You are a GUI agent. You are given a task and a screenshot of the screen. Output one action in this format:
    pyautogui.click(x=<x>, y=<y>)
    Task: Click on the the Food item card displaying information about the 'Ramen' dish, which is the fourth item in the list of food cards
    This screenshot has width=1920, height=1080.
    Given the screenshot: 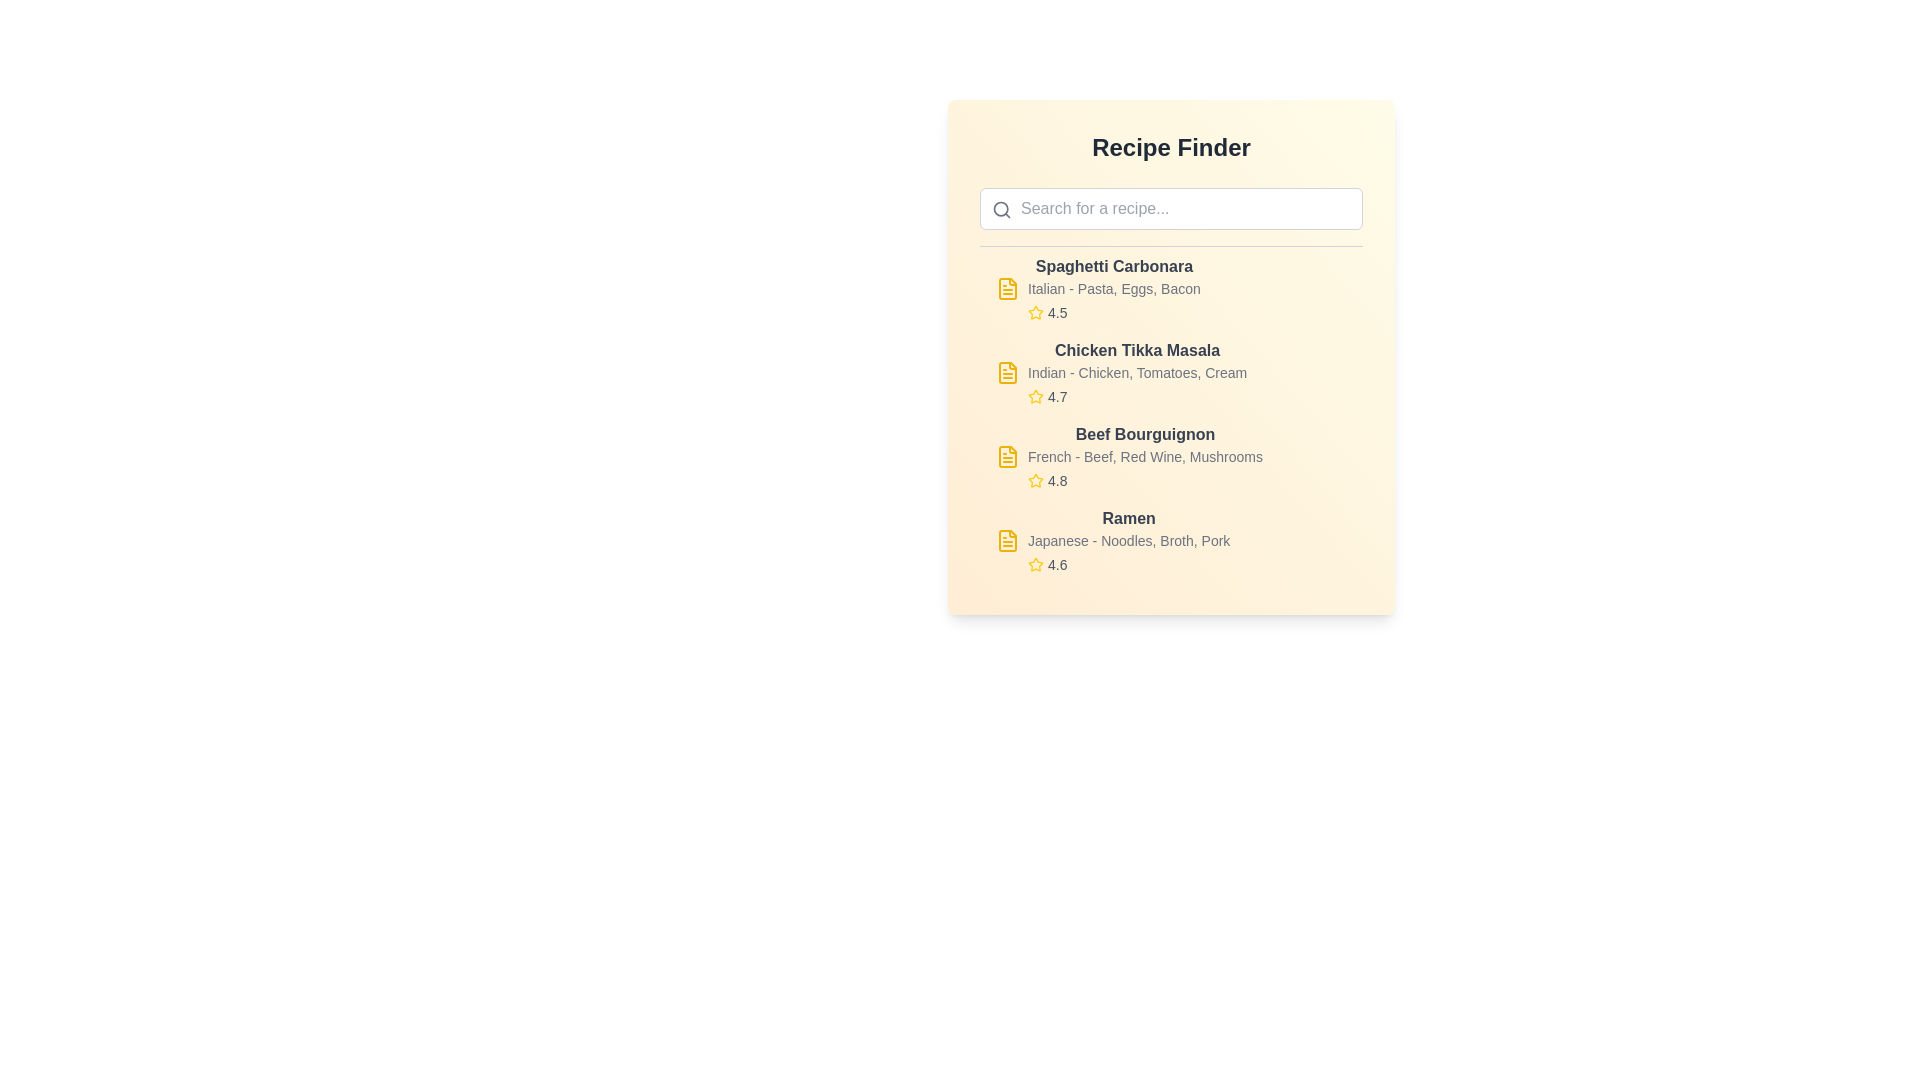 What is the action you would take?
    pyautogui.click(x=1171, y=540)
    